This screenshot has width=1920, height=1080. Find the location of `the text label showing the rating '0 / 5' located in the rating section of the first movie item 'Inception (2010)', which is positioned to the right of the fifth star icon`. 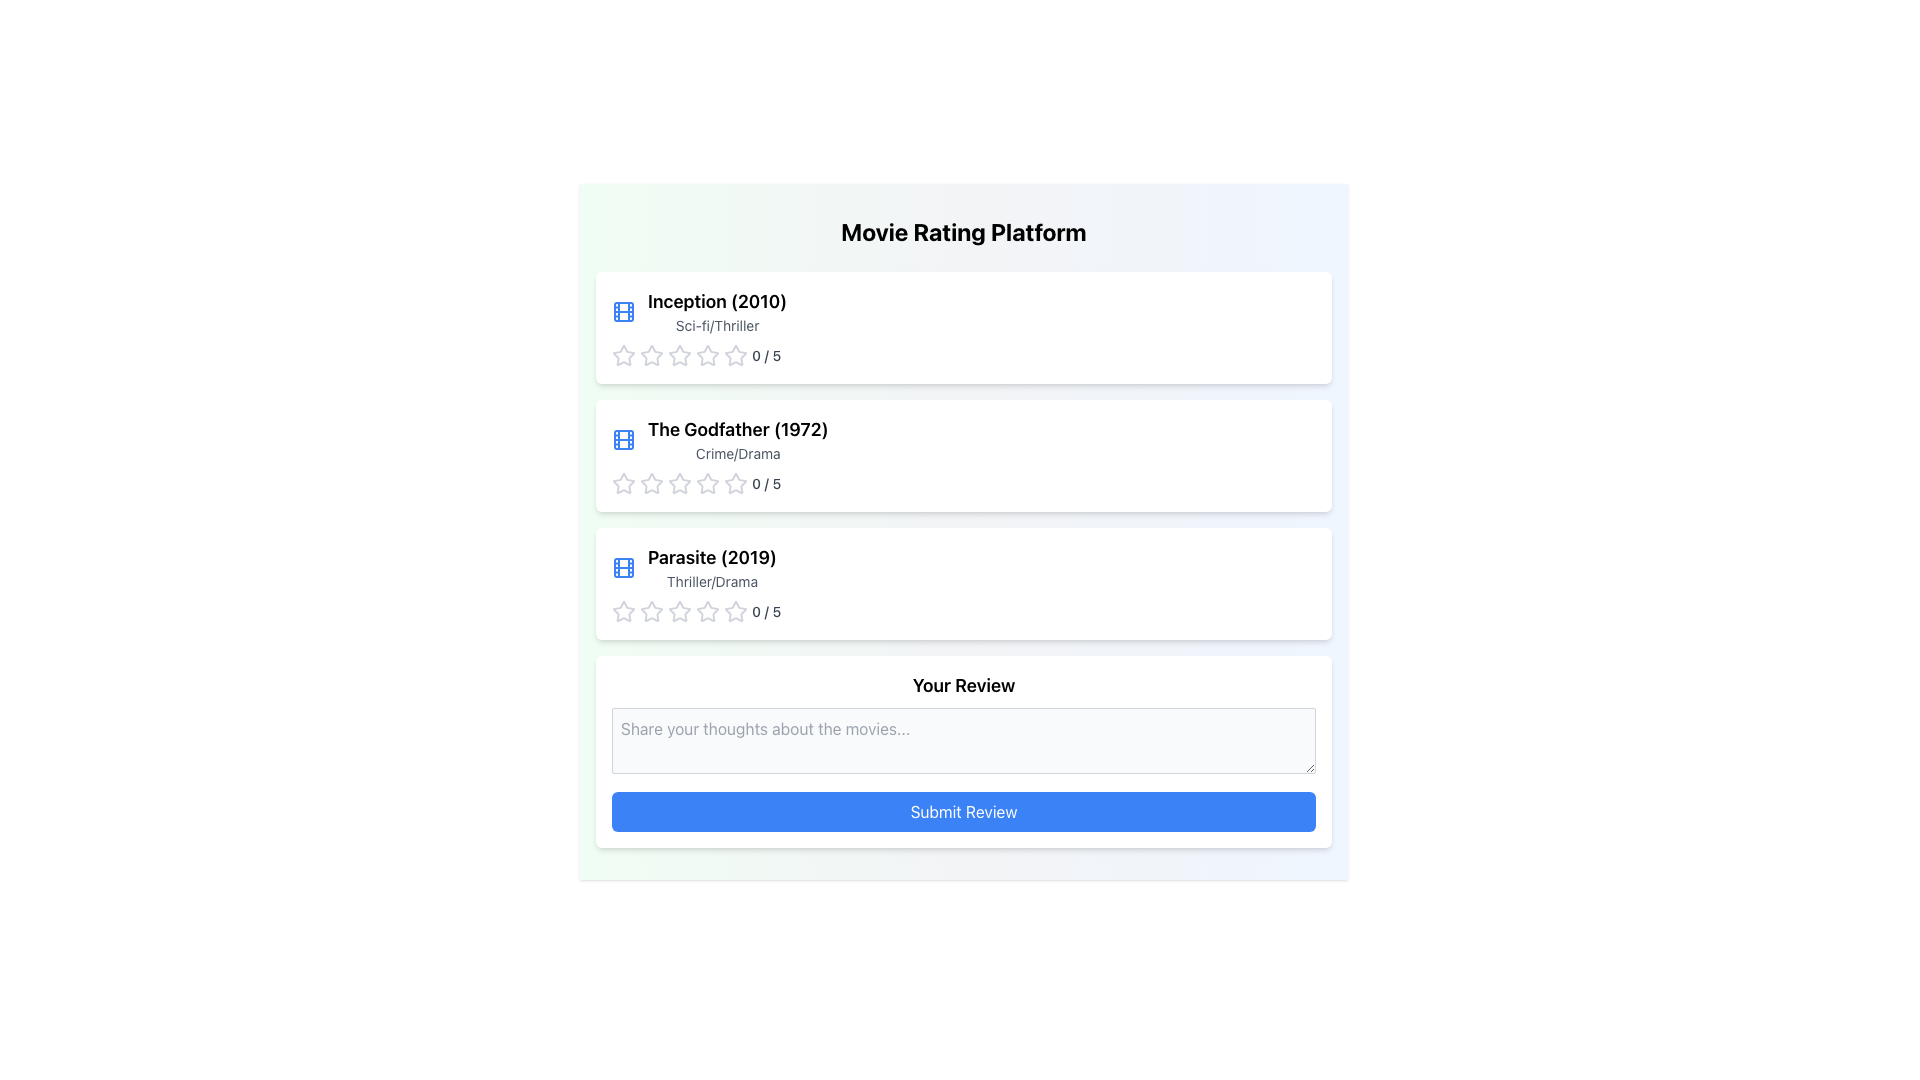

the text label showing the rating '0 / 5' located in the rating section of the first movie item 'Inception (2010)', which is positioned to the right of the fifth star icon is located at coordinates (765, 354).